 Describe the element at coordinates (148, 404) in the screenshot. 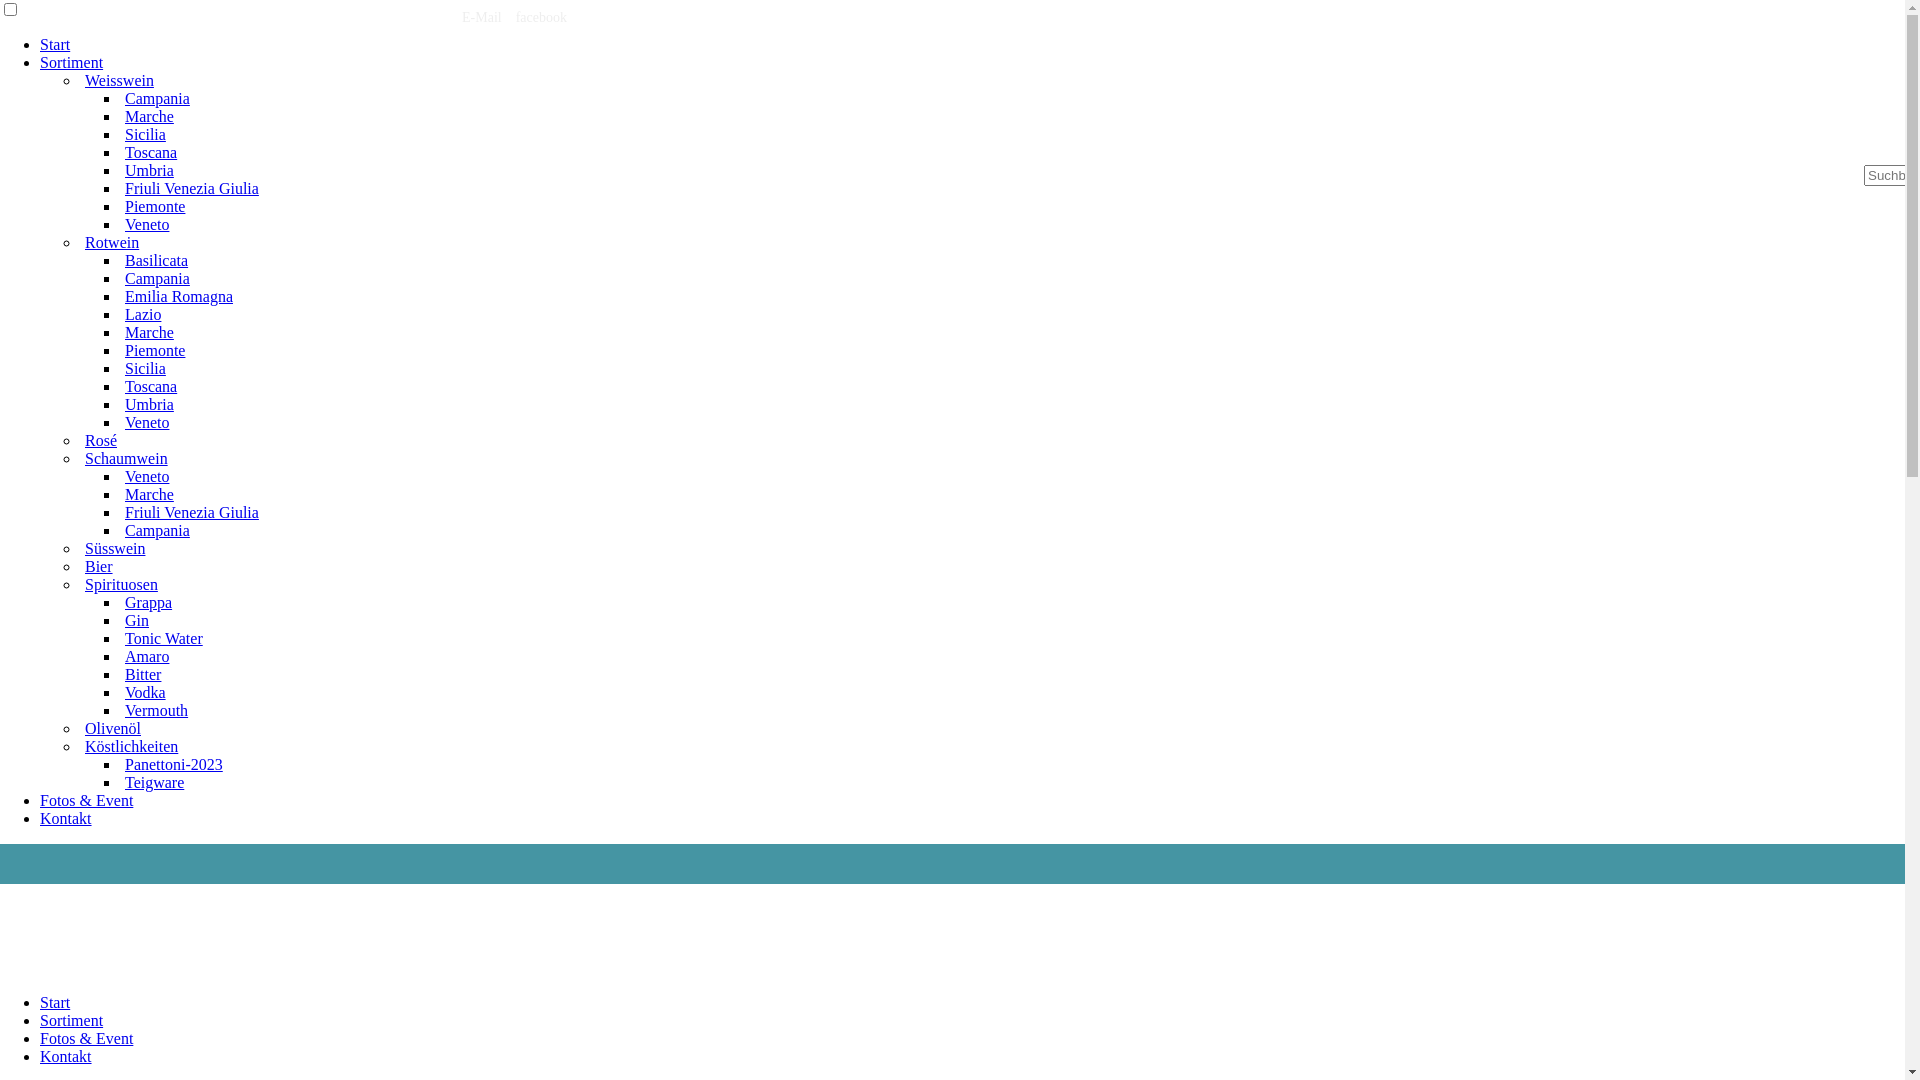

I see `'Umbria'` at that location.